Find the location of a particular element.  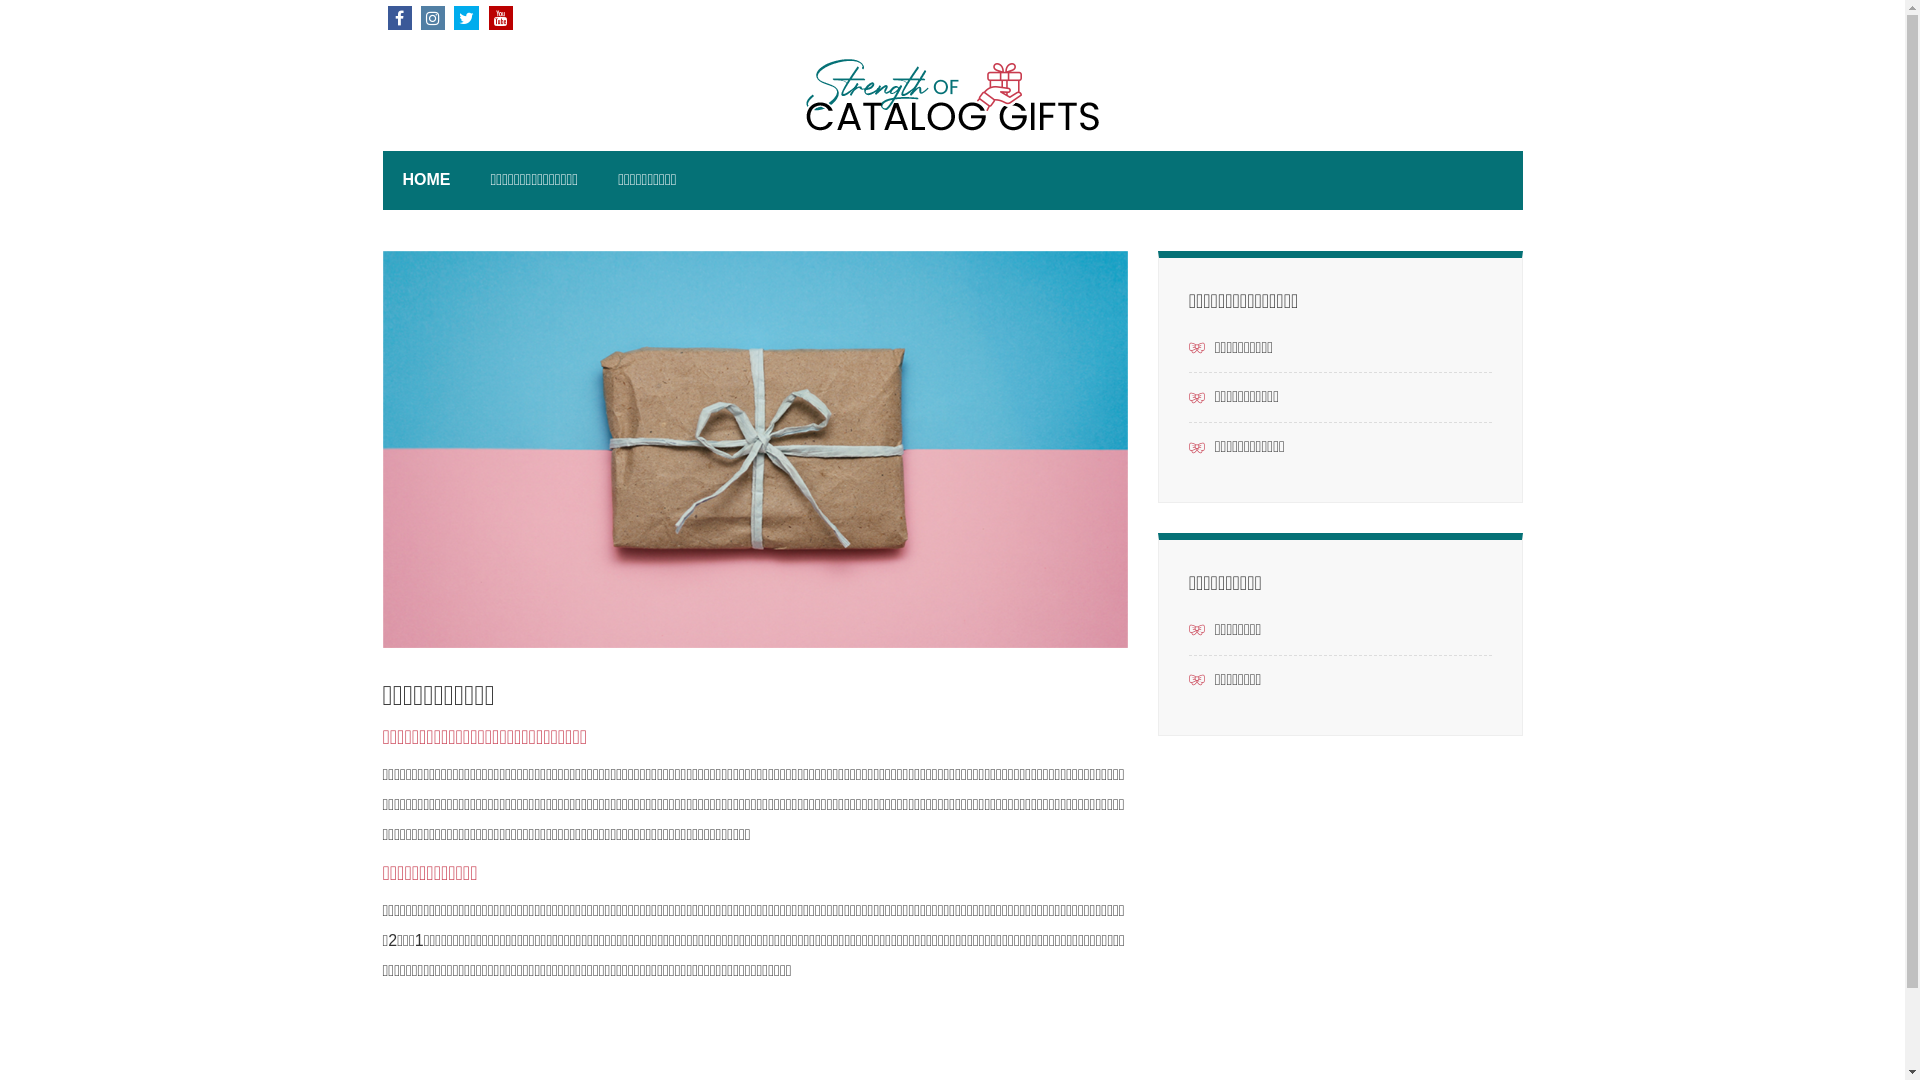

'HOME' is located at coordinates (425, 180).